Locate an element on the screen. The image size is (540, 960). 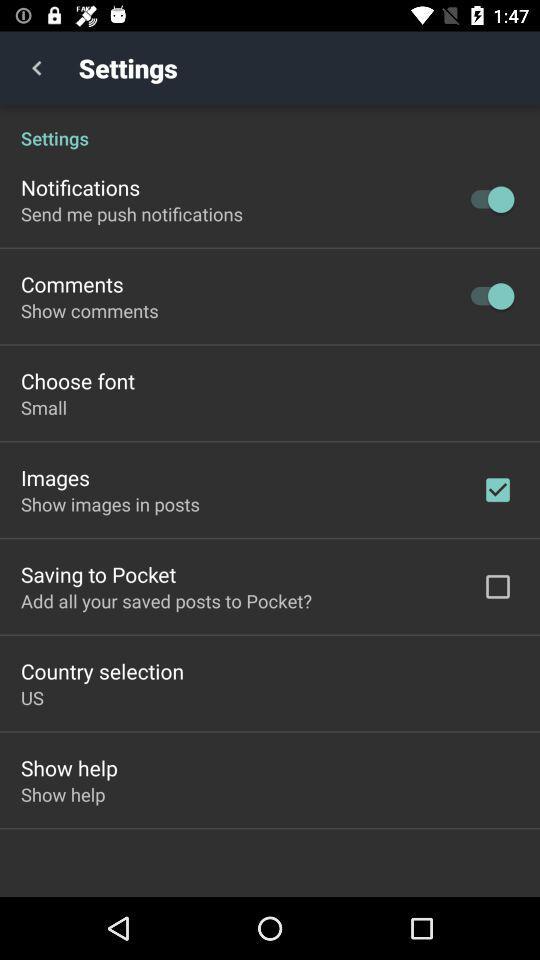
the item below the show comments icon is located at coordinates (76, 380).